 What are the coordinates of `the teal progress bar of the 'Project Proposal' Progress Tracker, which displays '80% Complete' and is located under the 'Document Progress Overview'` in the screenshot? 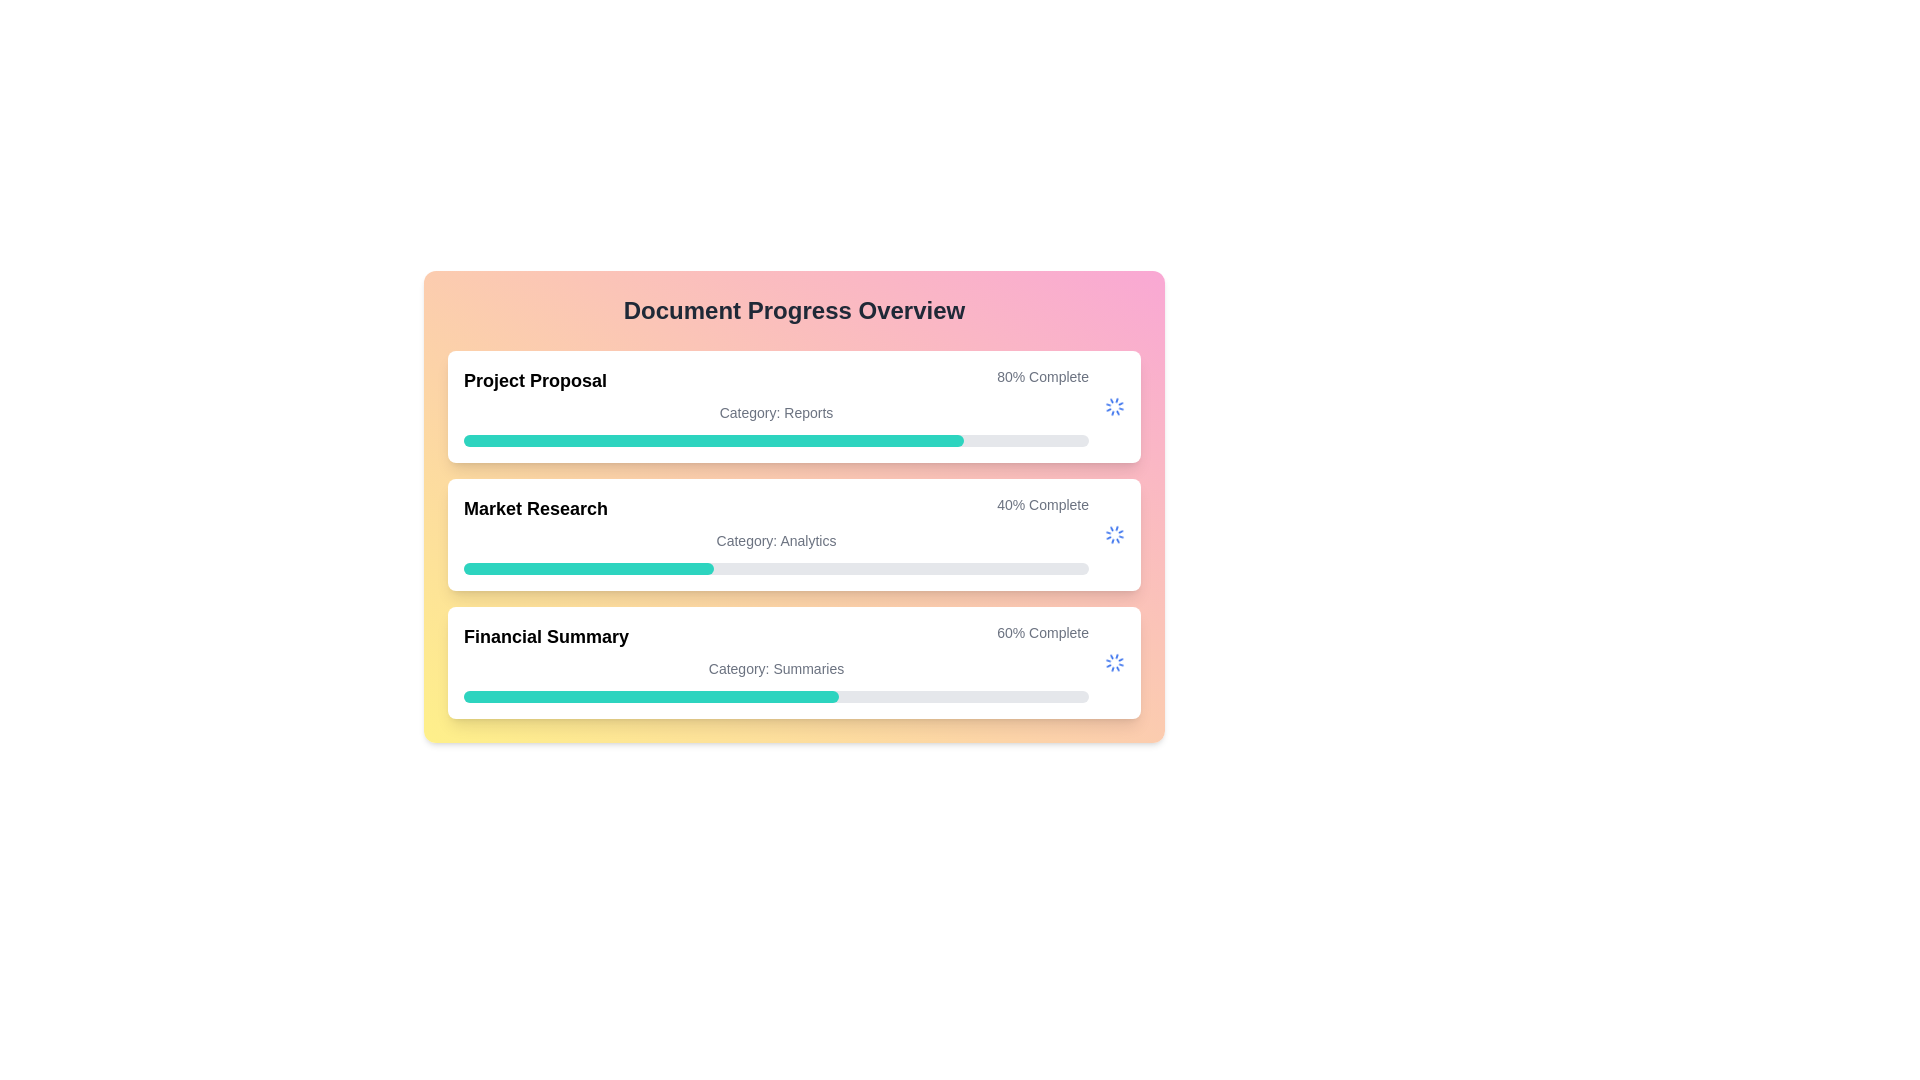 It's located at (775, 406).